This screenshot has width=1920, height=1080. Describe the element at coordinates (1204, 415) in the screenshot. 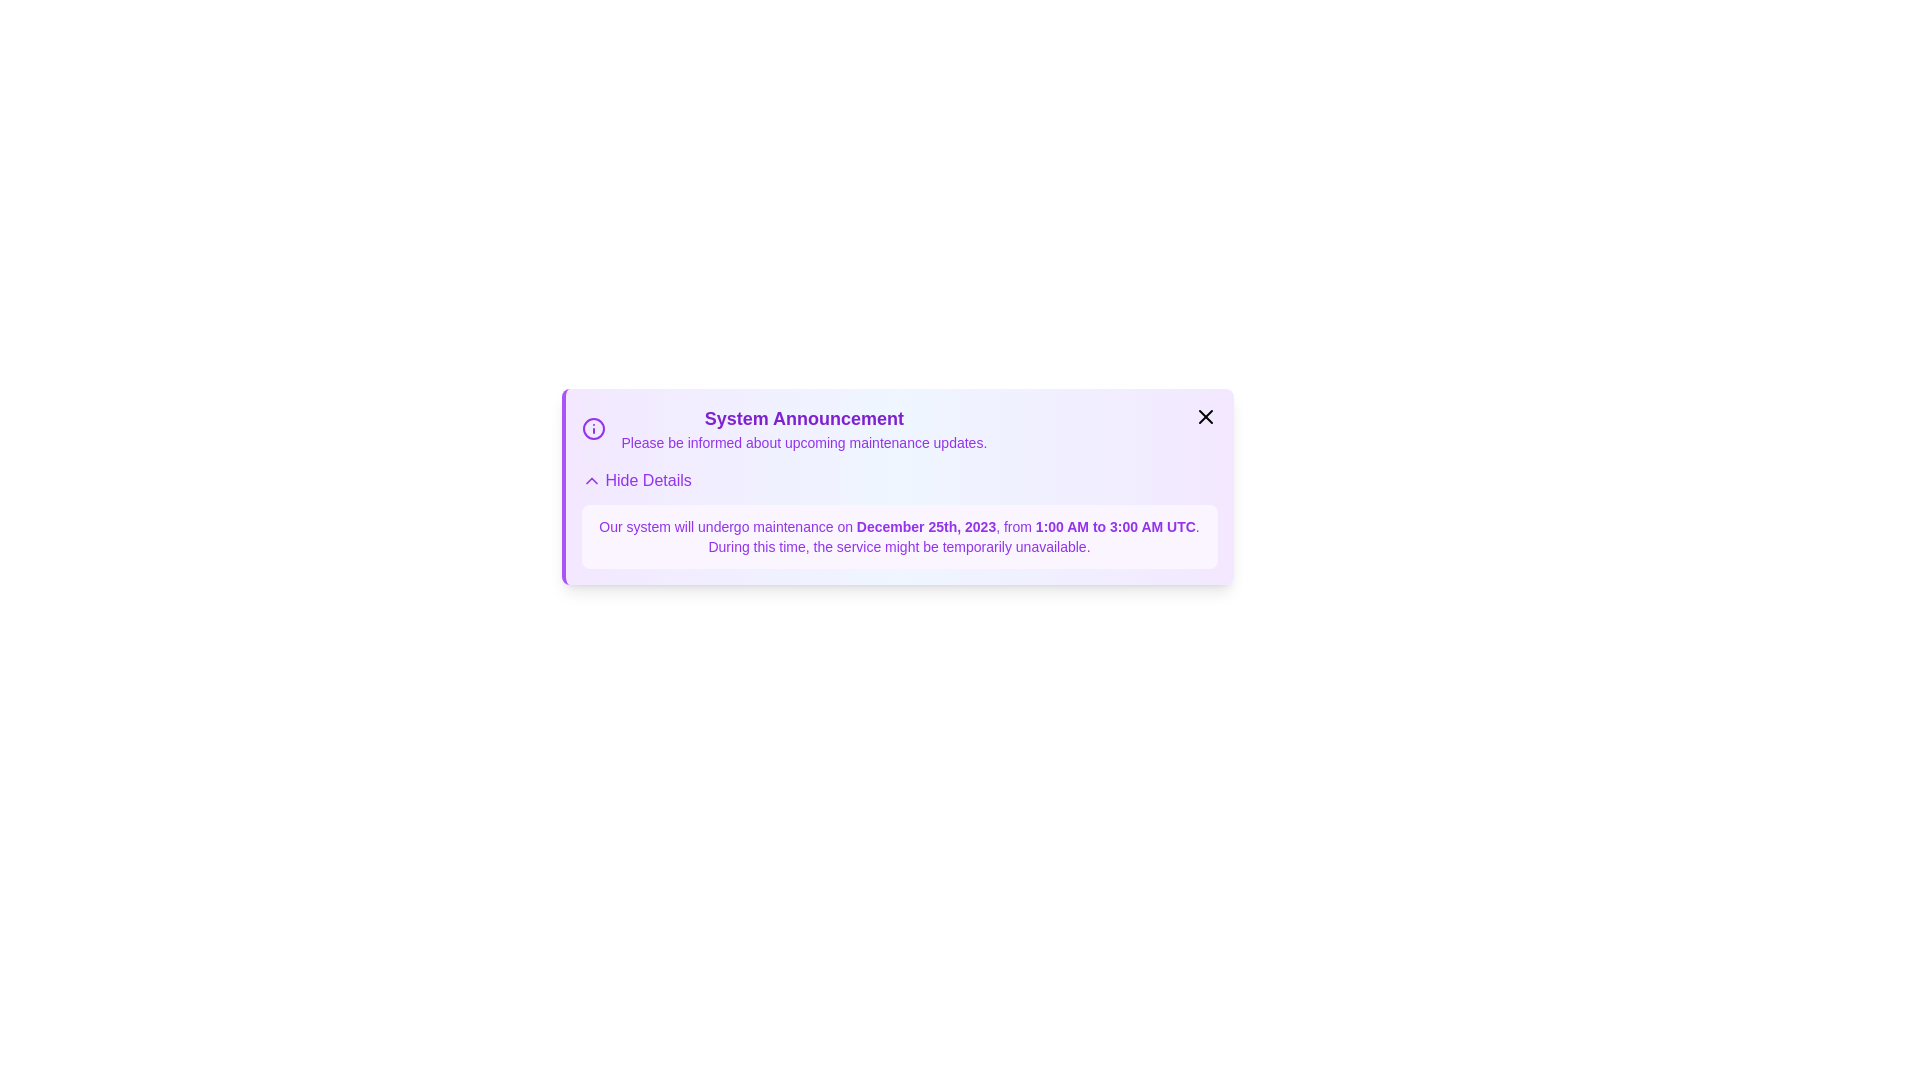

I see `the close button represented by an 'X' icon located at the top-right corner of the notification message box` at that location.